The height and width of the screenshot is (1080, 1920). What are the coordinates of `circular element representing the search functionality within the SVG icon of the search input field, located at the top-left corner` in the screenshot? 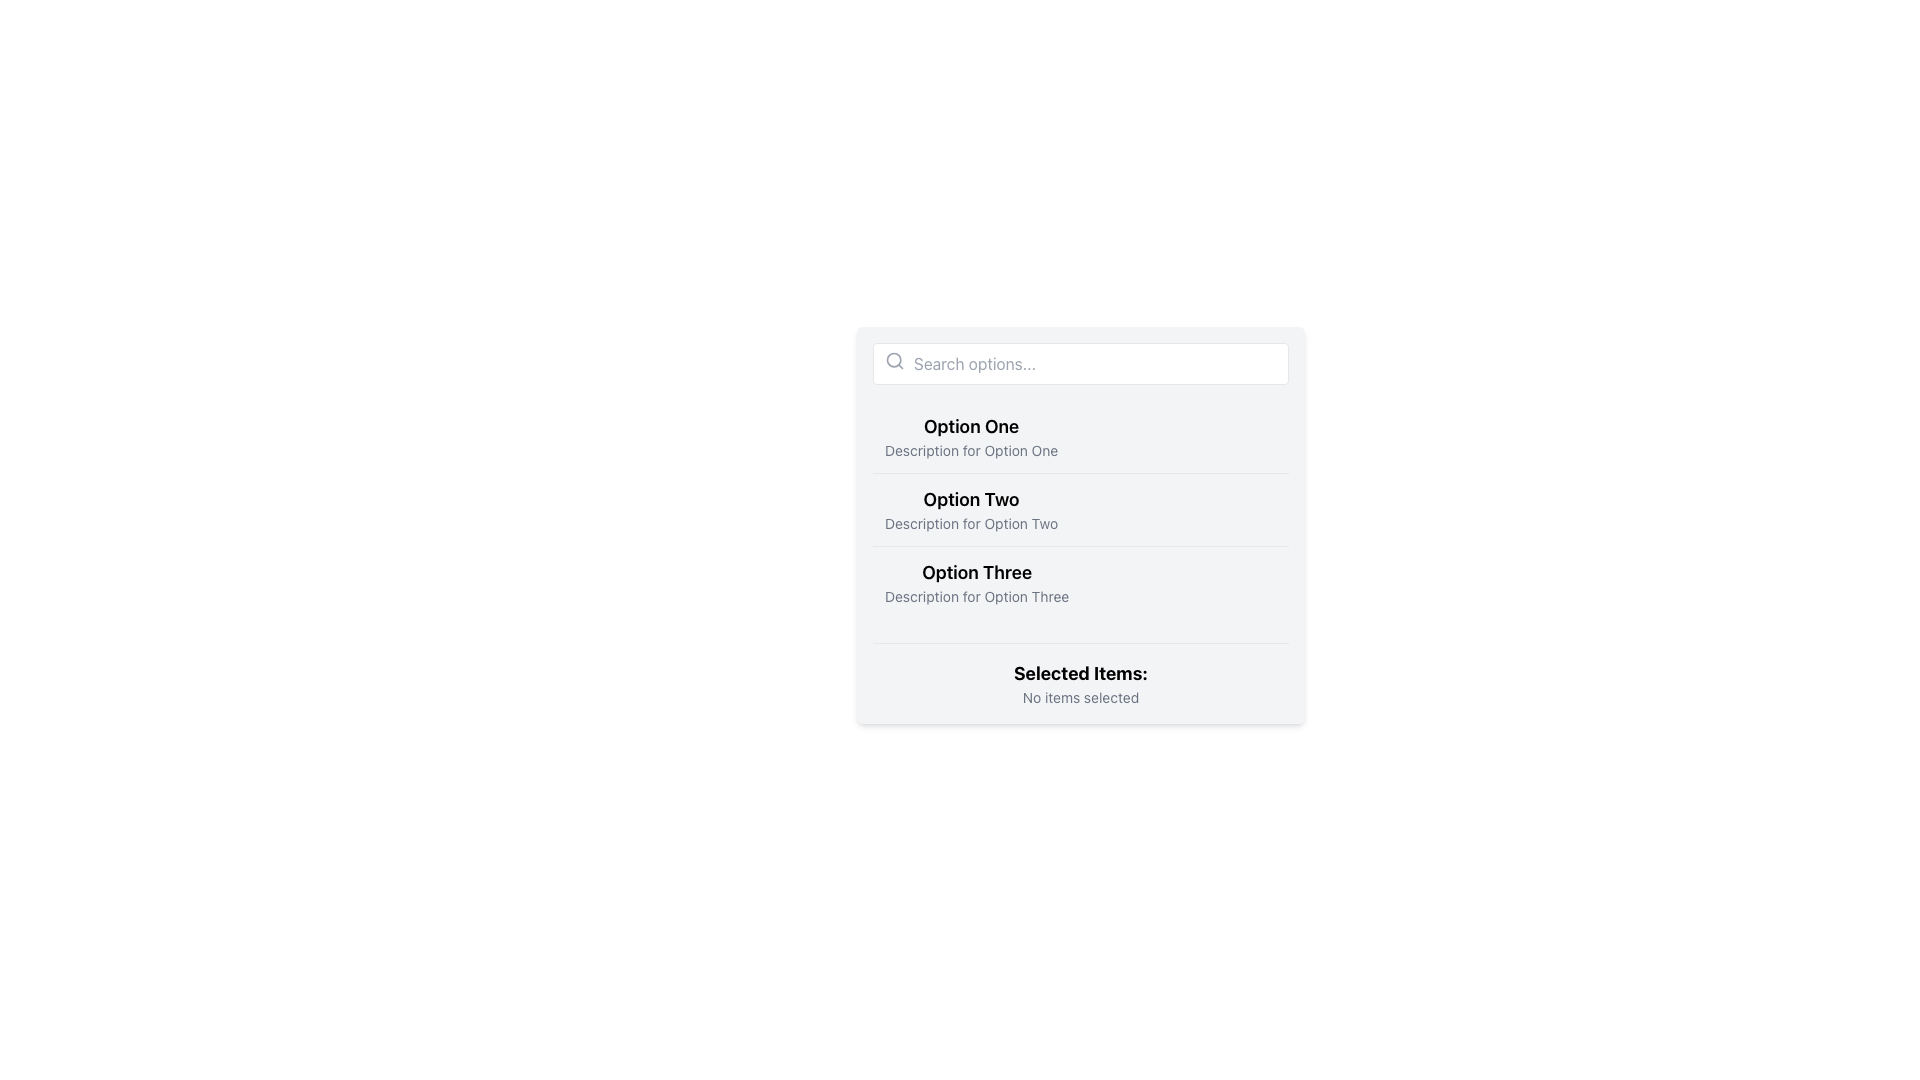 It's located at (893, 360).